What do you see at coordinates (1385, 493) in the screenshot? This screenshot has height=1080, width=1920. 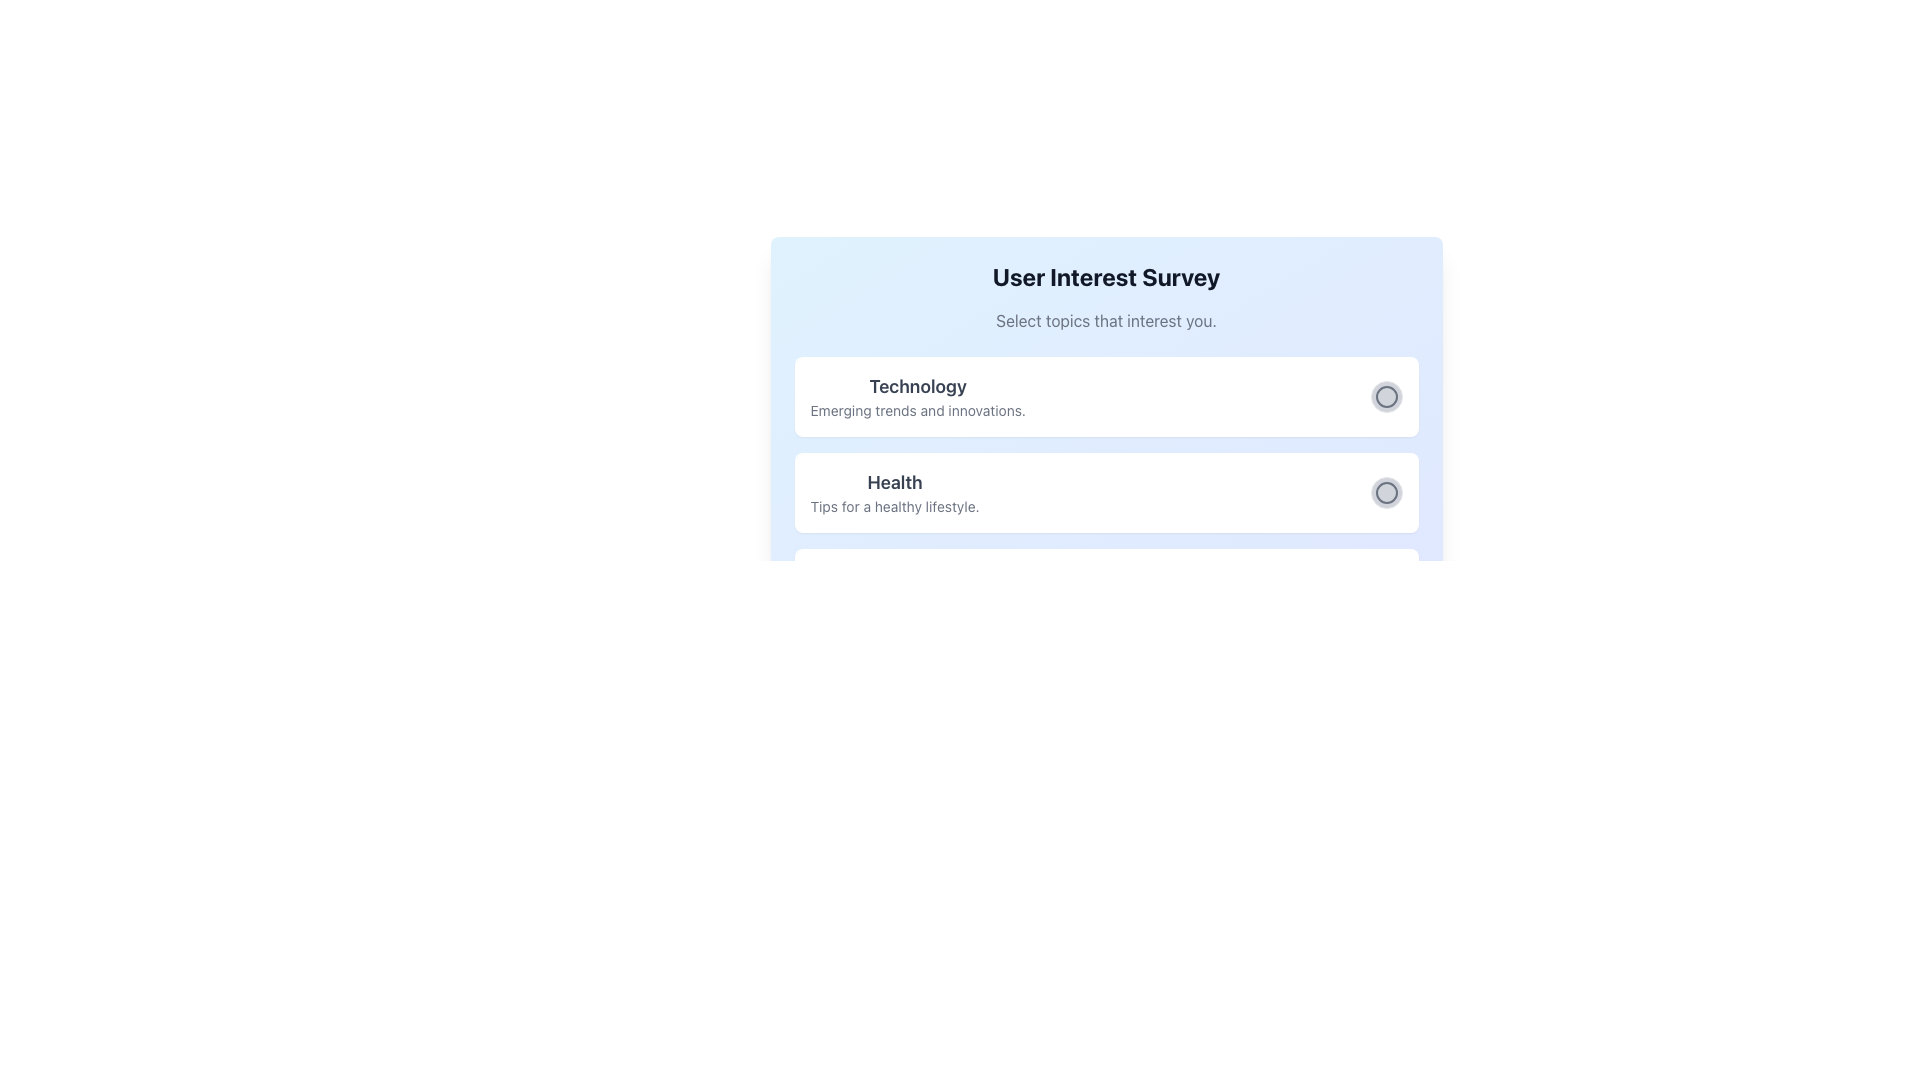 I see `the second radio button for the 'Health' interest option in the survey` at bounding box center [1385, 493].